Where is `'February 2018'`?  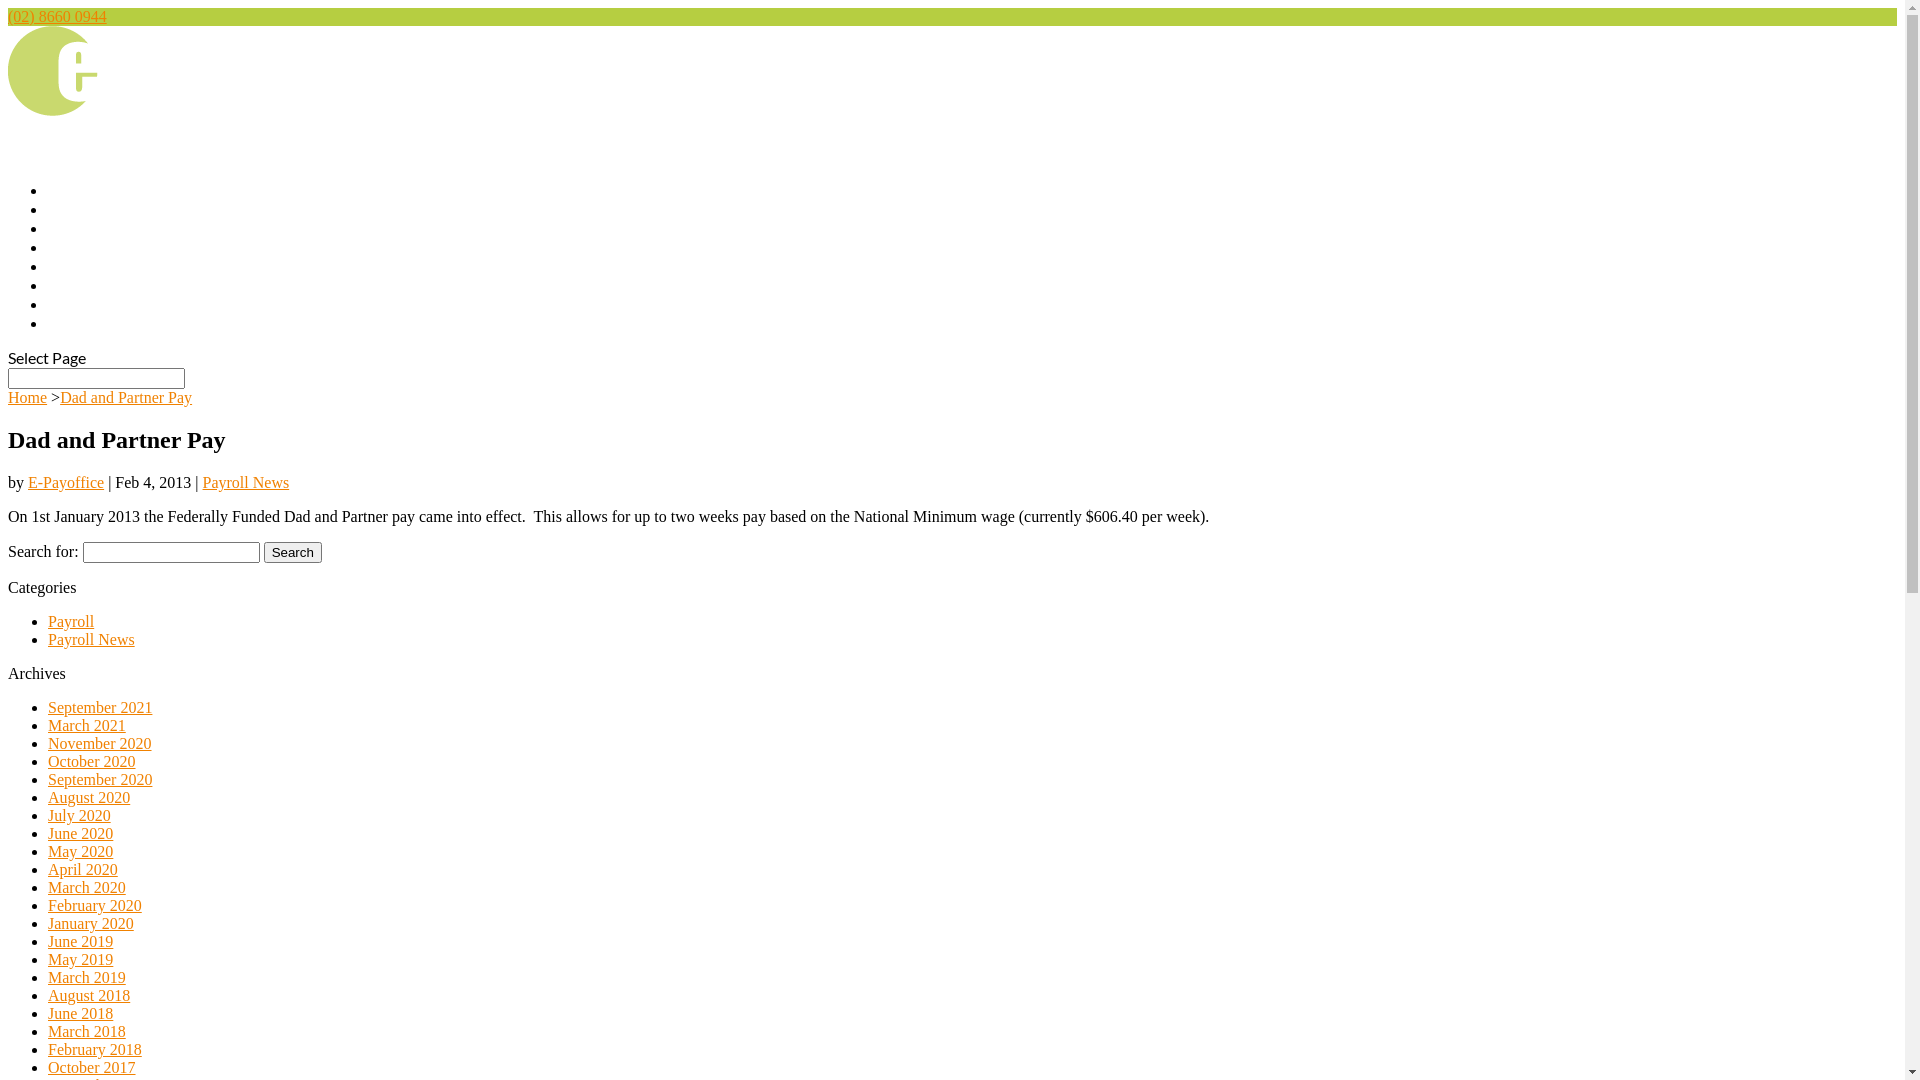 'February 2018' is located at coordinates (48, 1048).